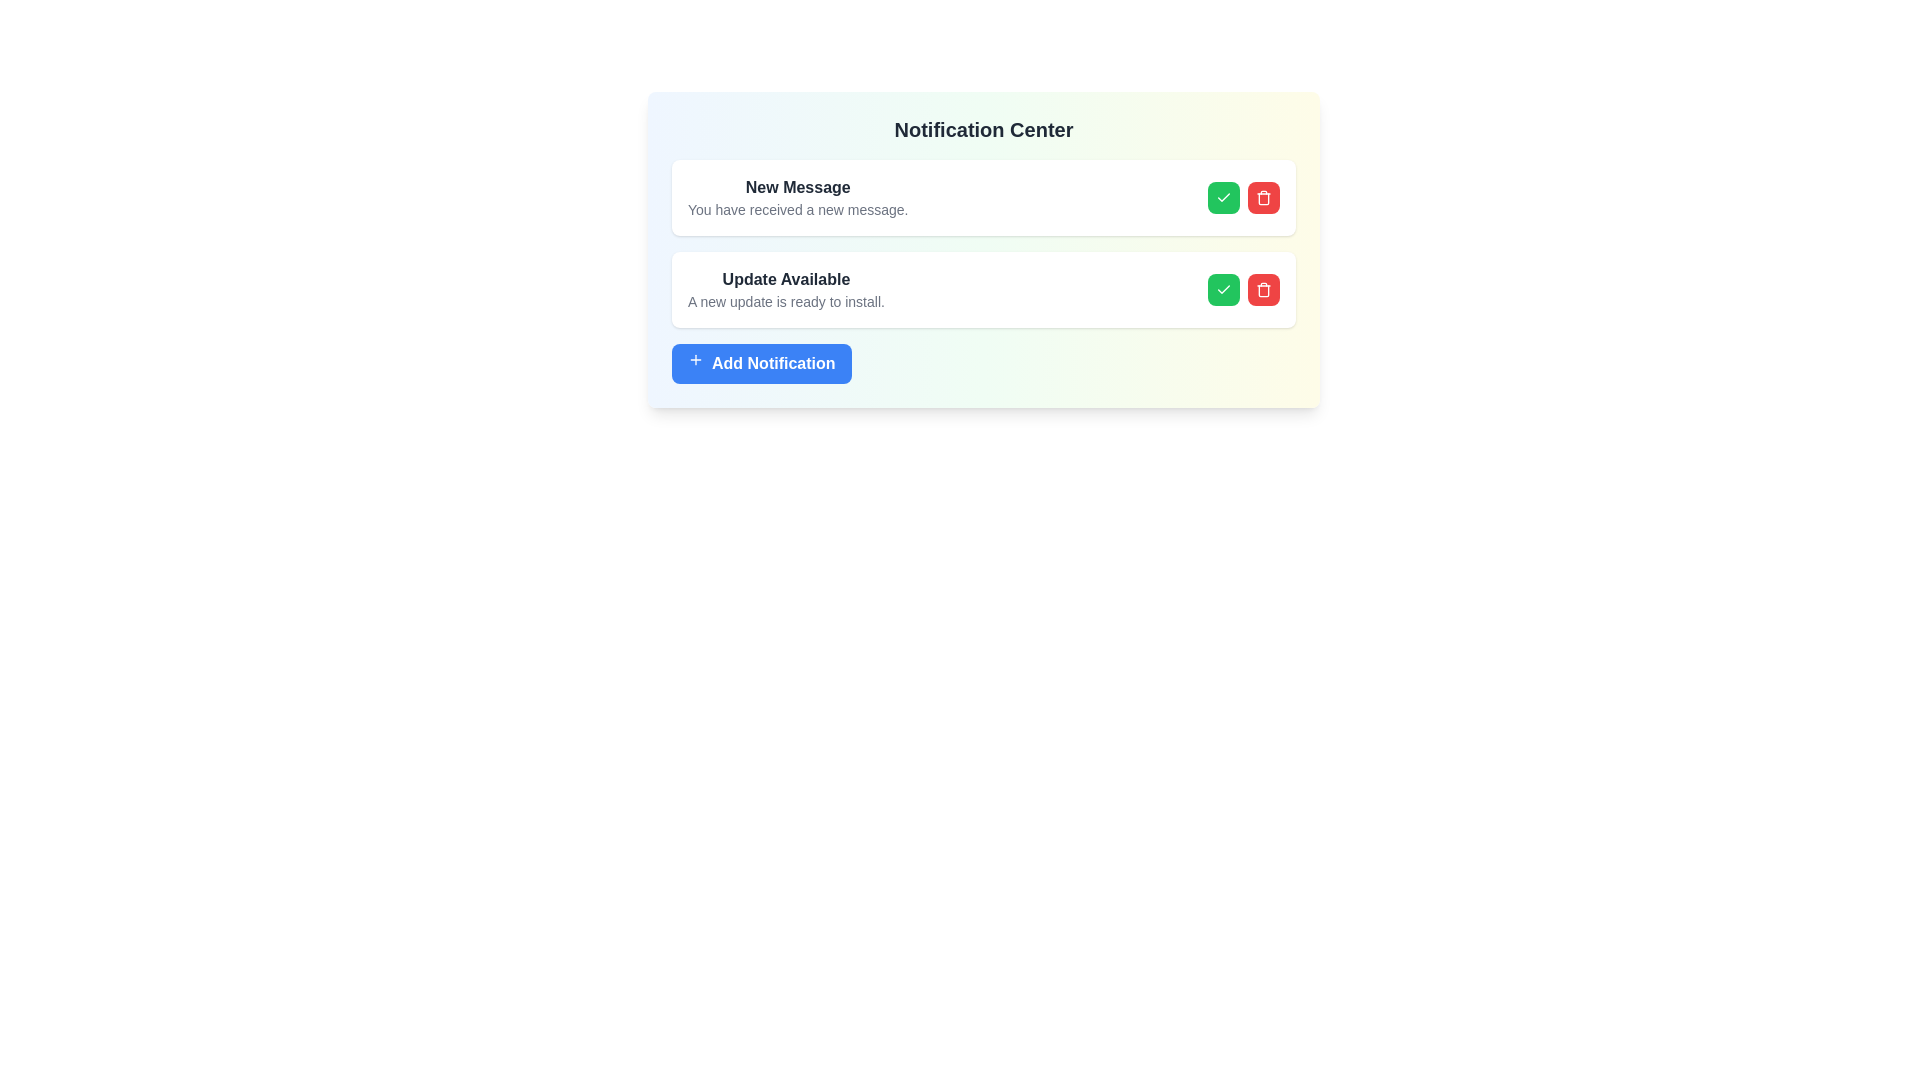 The height and width of the screenshot is (1080, 1920). I want to click on the green button with a white checkmark icon to confirm or acknowledge the notification, located on the second row of the notification list, so click(1223, 289).